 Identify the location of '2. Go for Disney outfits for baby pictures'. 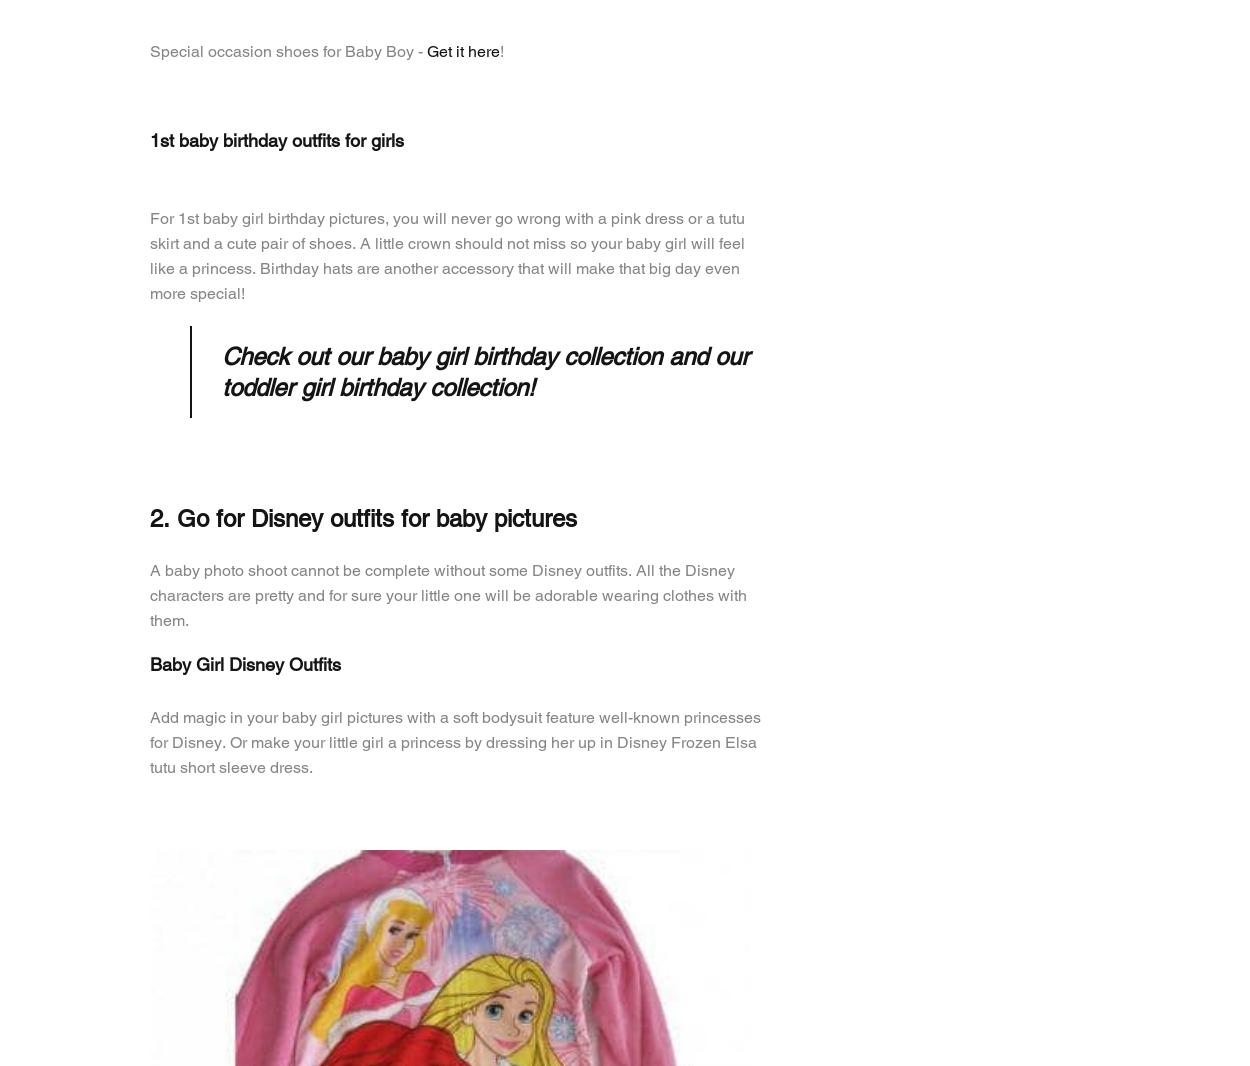
(362, 517).